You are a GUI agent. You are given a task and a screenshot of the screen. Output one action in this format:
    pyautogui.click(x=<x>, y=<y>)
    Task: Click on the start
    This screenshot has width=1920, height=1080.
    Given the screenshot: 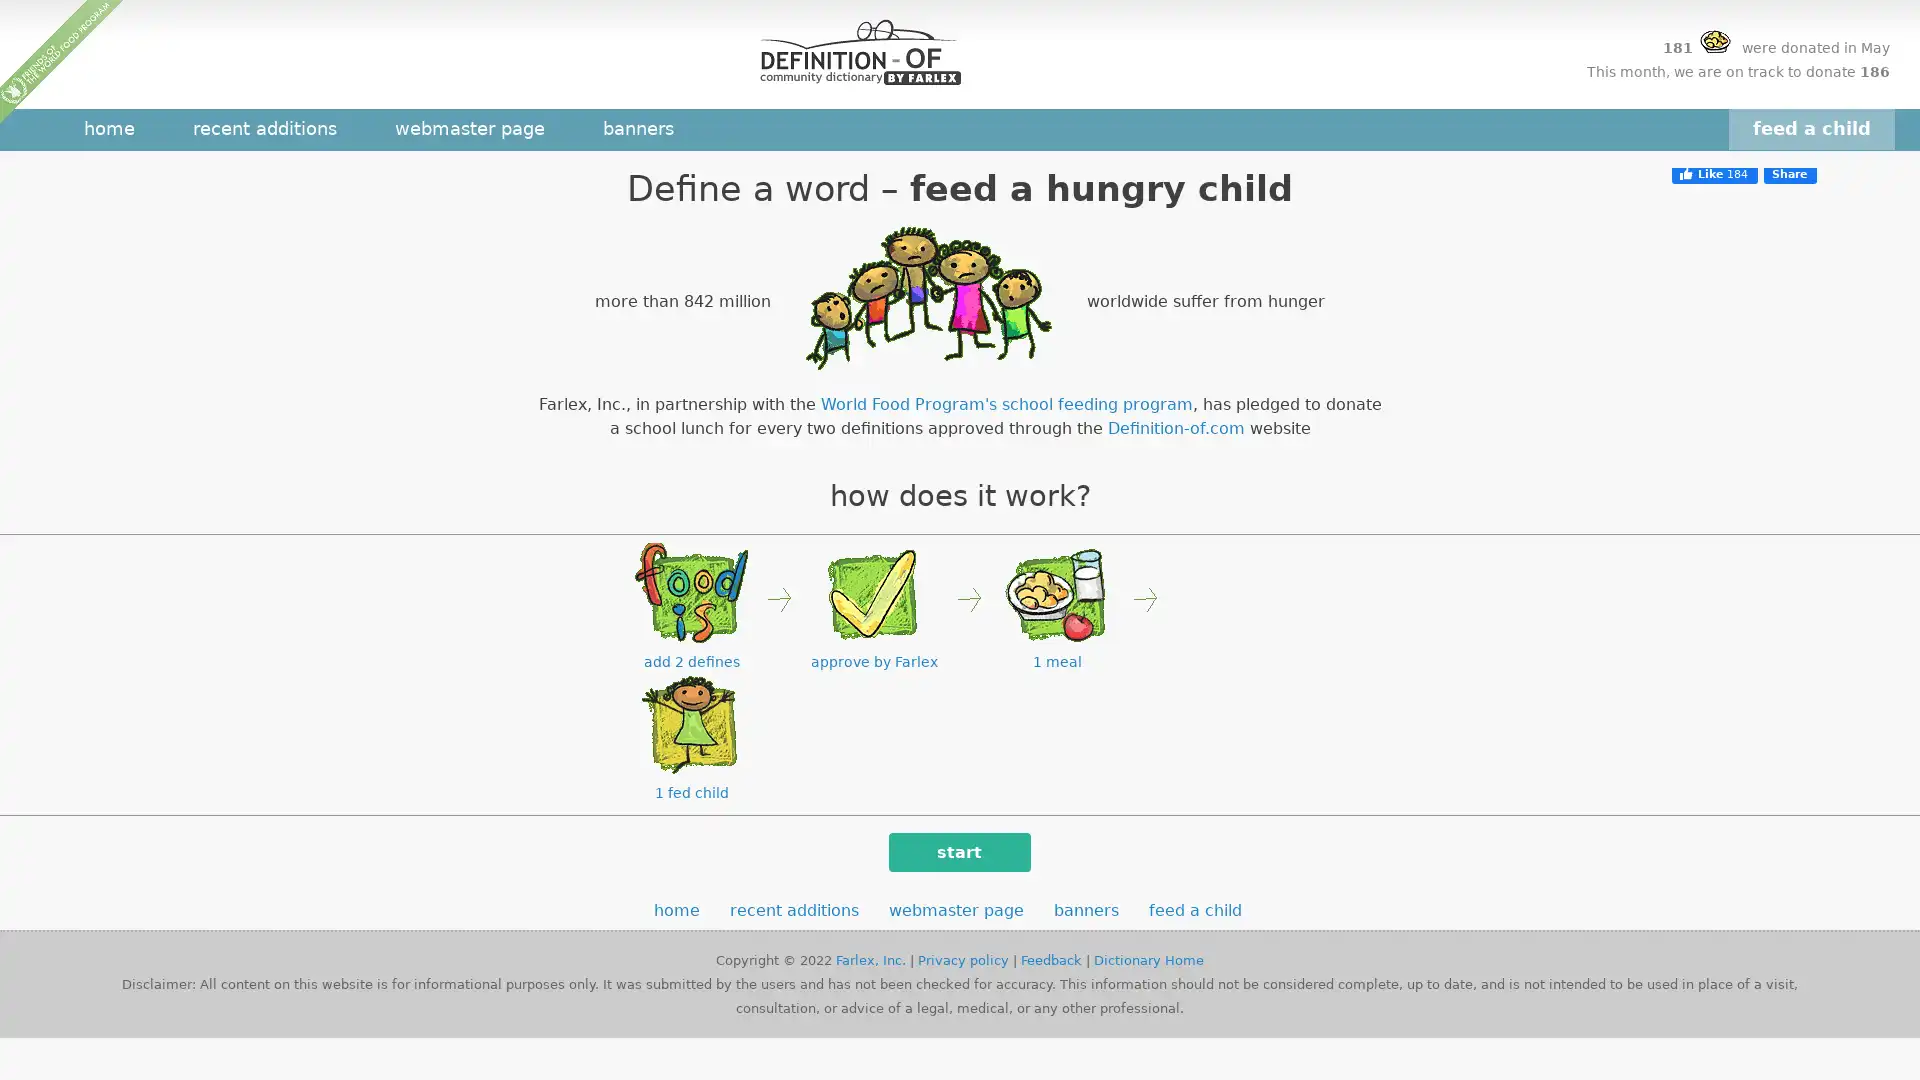 What is the action you would take?
    pyautogui.click(x=958, y=852)
    